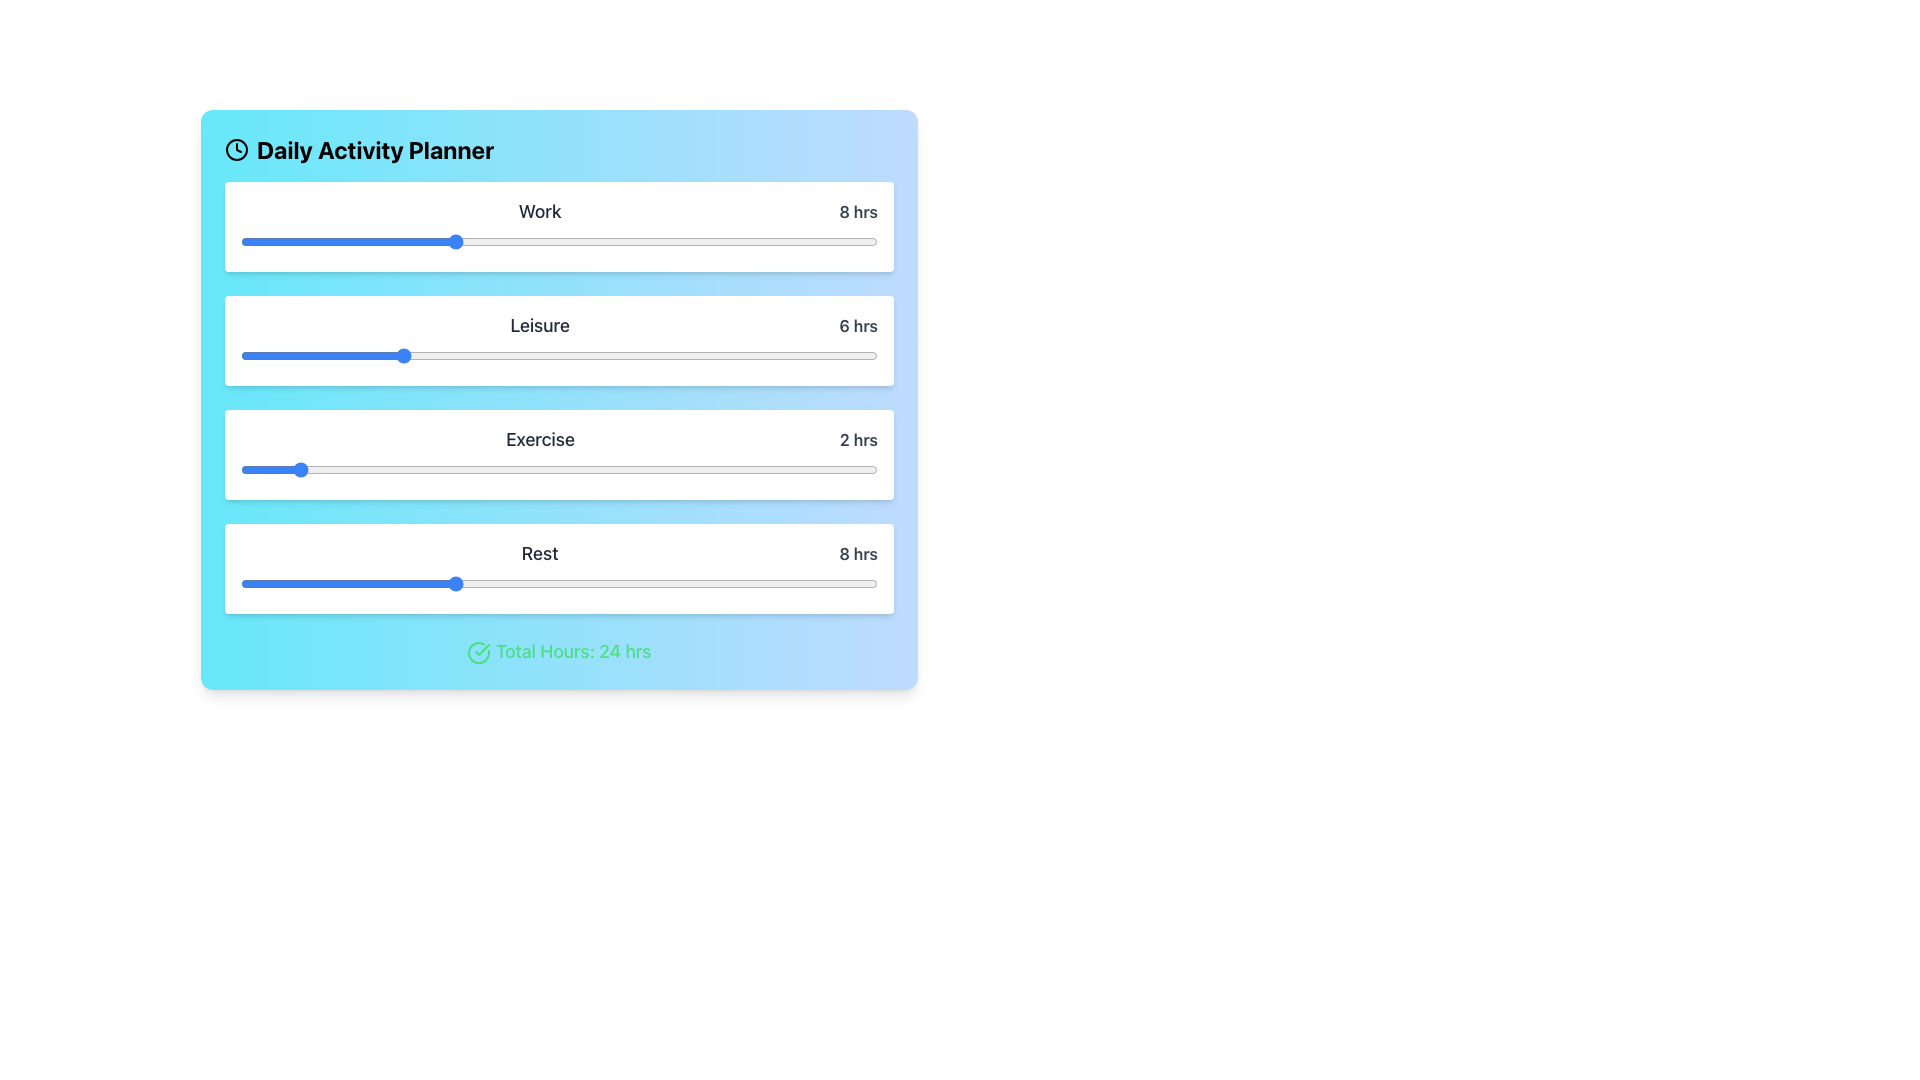  What do you see at coordinates (320, 241) in the screenshot?
I see `'Work' hours` at bounding box center [320, 241].